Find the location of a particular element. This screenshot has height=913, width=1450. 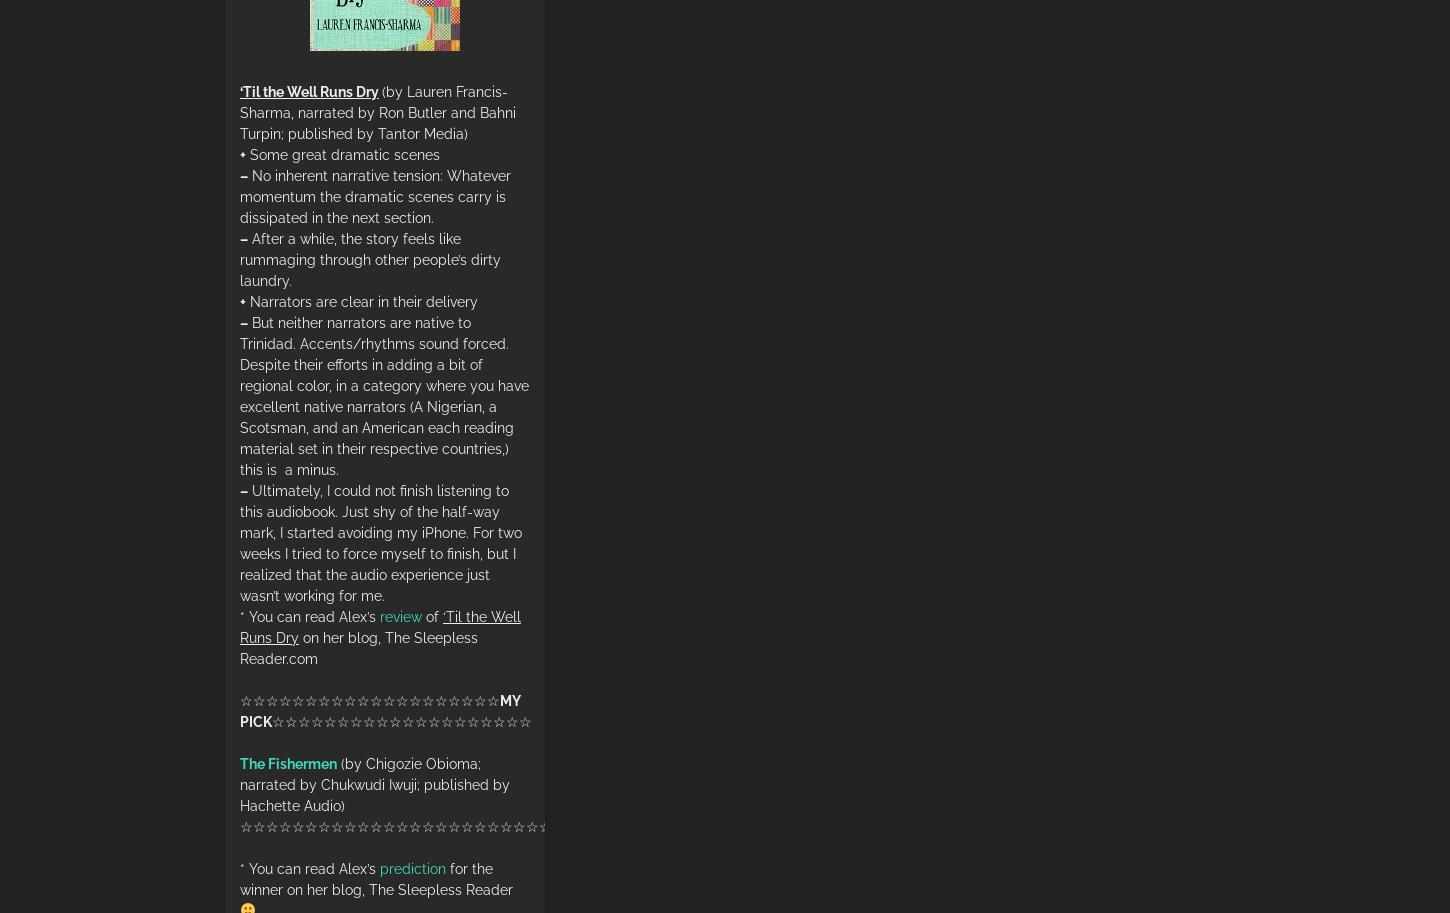

'No inherent narrative tension: Whatever momentum the dramatic scenes carry is dissipated in the next section.' is located at coordinates (374, 197).